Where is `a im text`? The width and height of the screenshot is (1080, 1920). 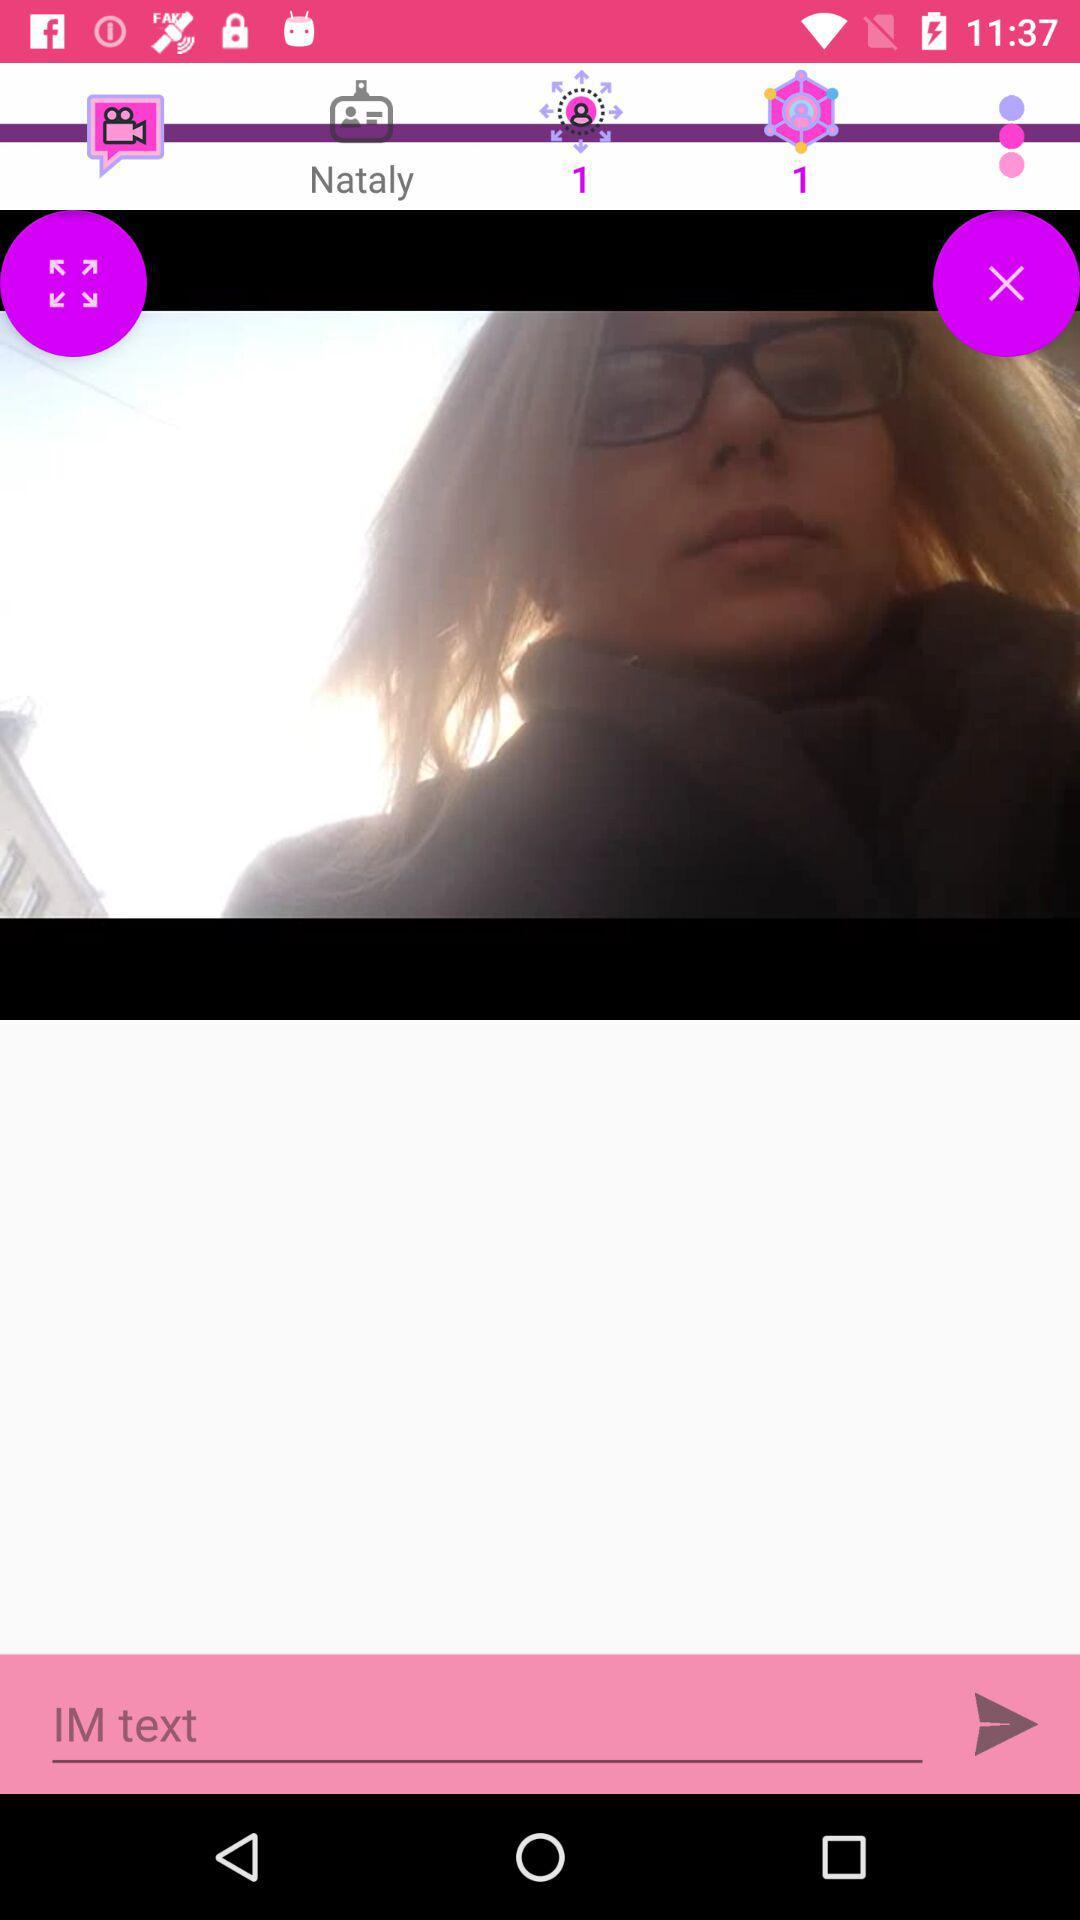
a im text is located at coordinates (487, 1723).